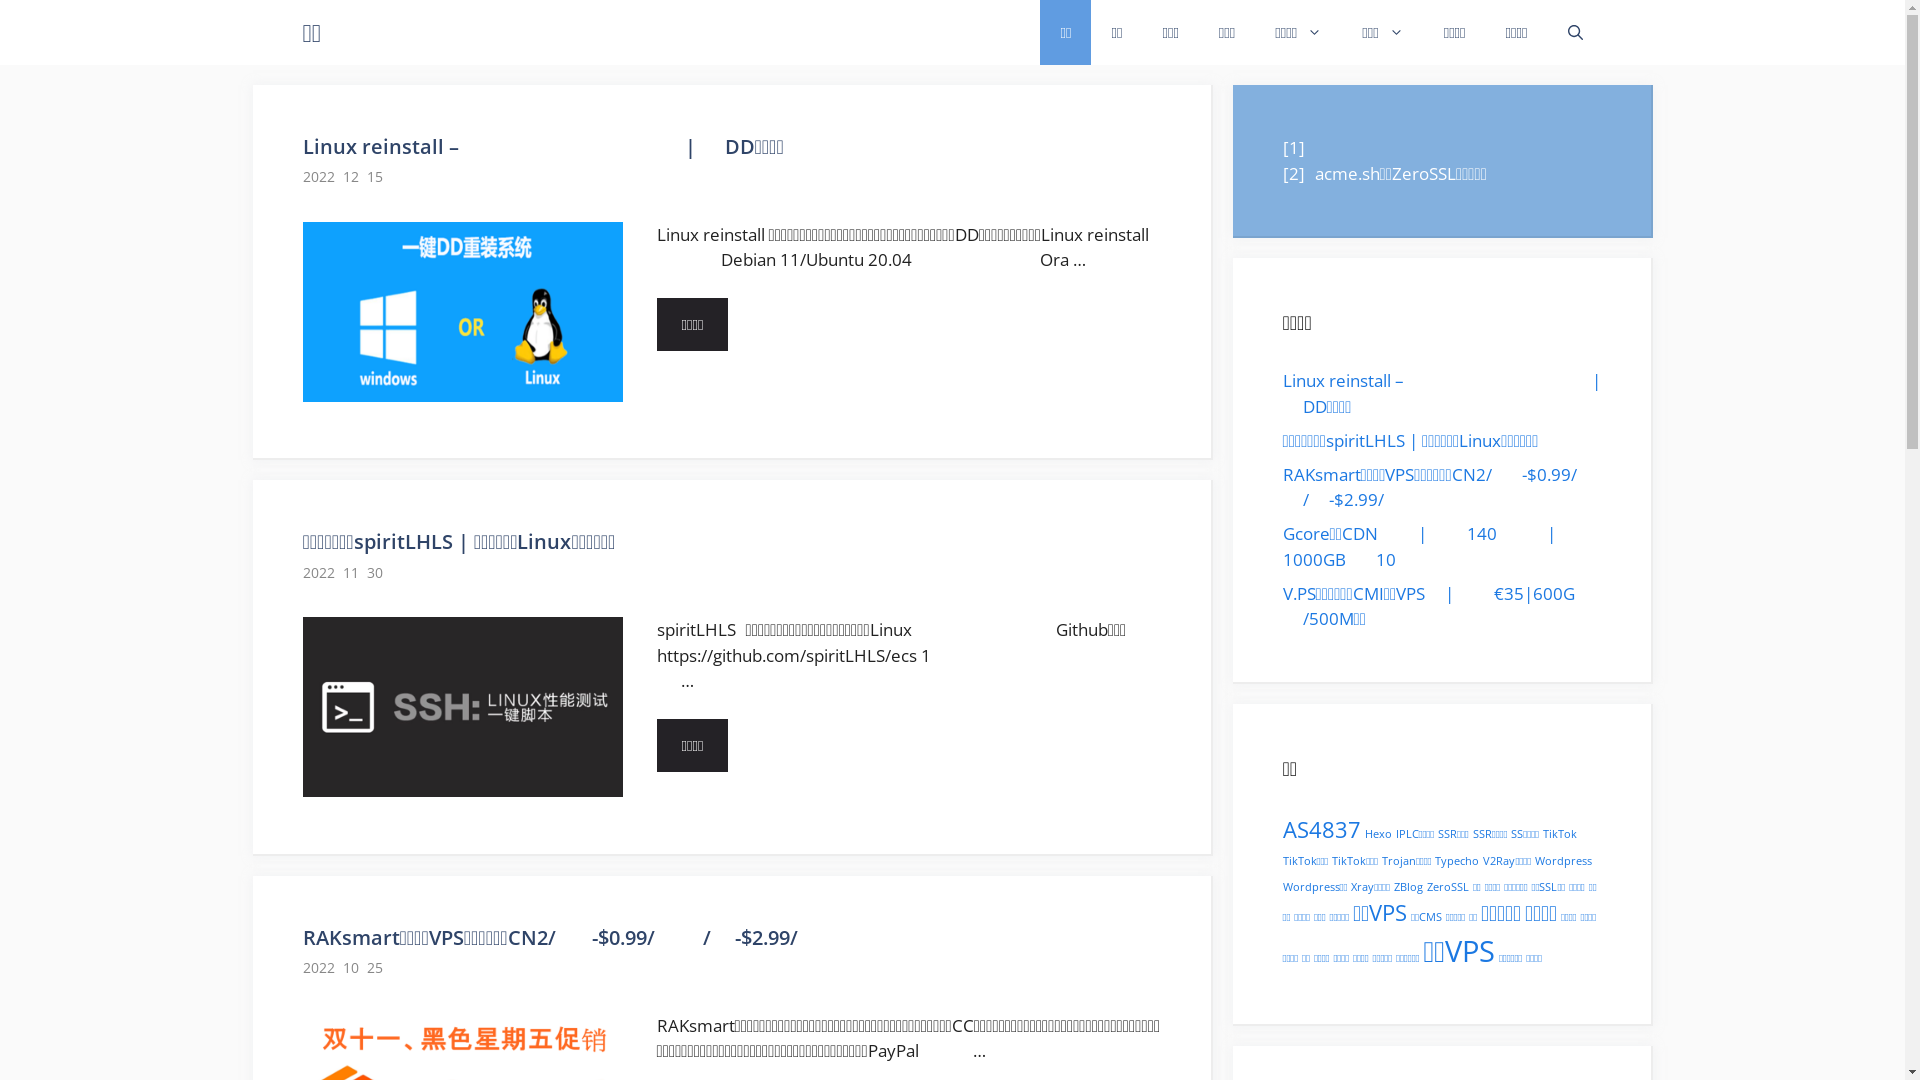  Describe the element at coordinates (1541, 833) in the screenshot. I see `'TikTok'` at that location.